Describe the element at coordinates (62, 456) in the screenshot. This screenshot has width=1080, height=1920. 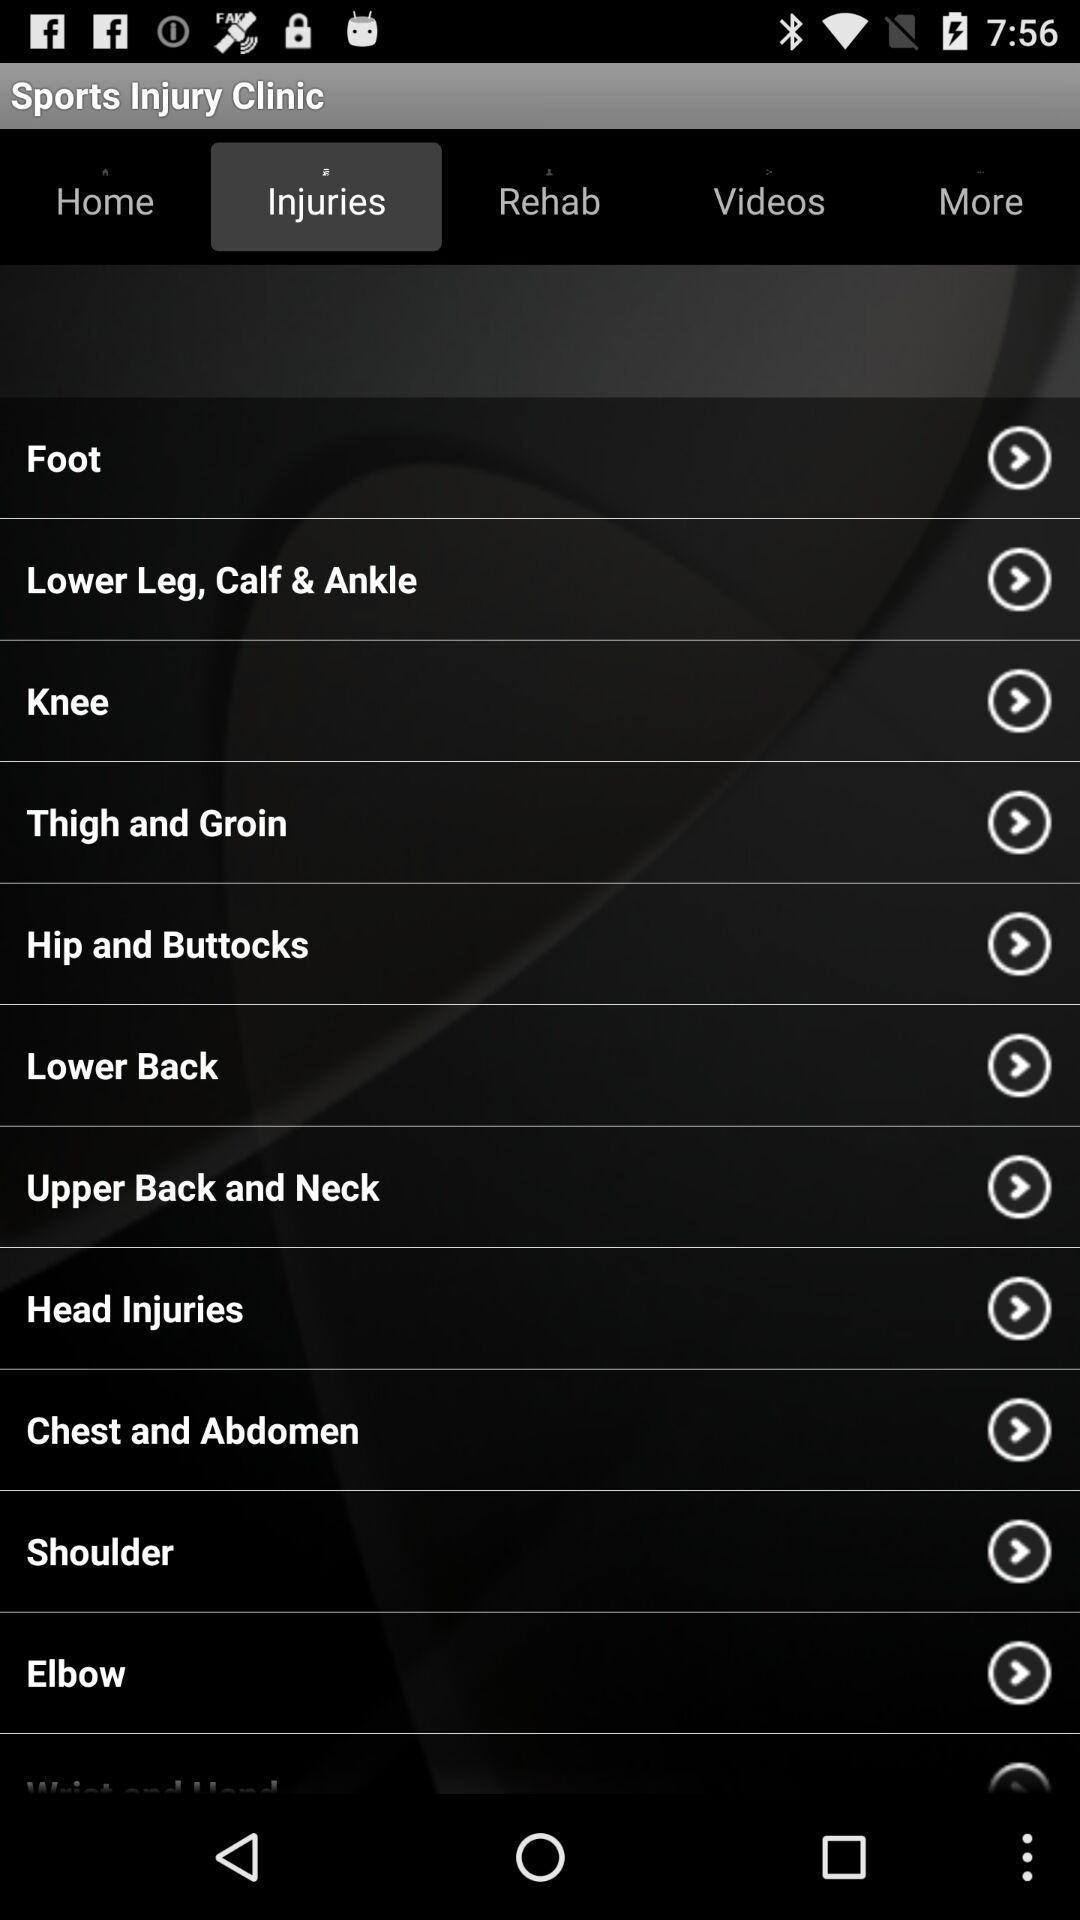
I see `the foot icon` at that location.